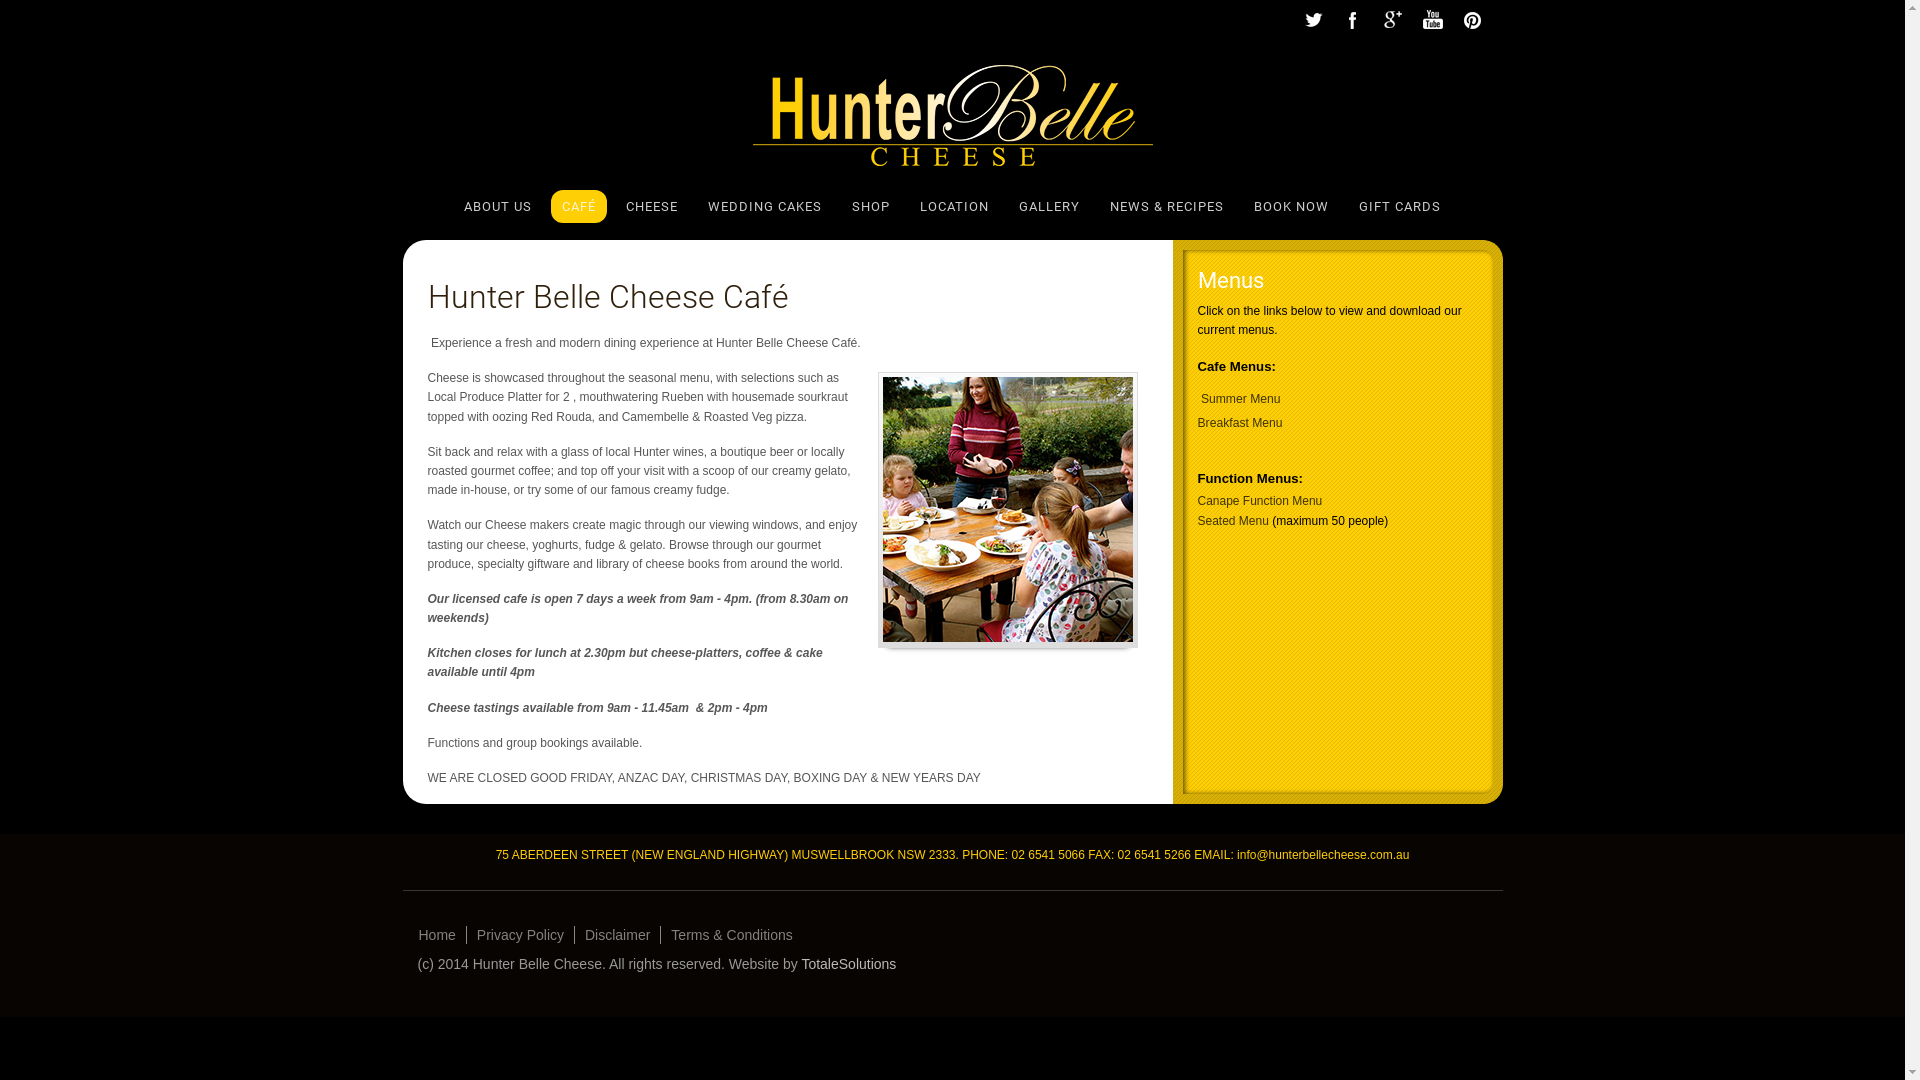 The width and height of the screenshot is (1920, 1080). I want to click on 'WEDDING CAKES', so click(708, 206).